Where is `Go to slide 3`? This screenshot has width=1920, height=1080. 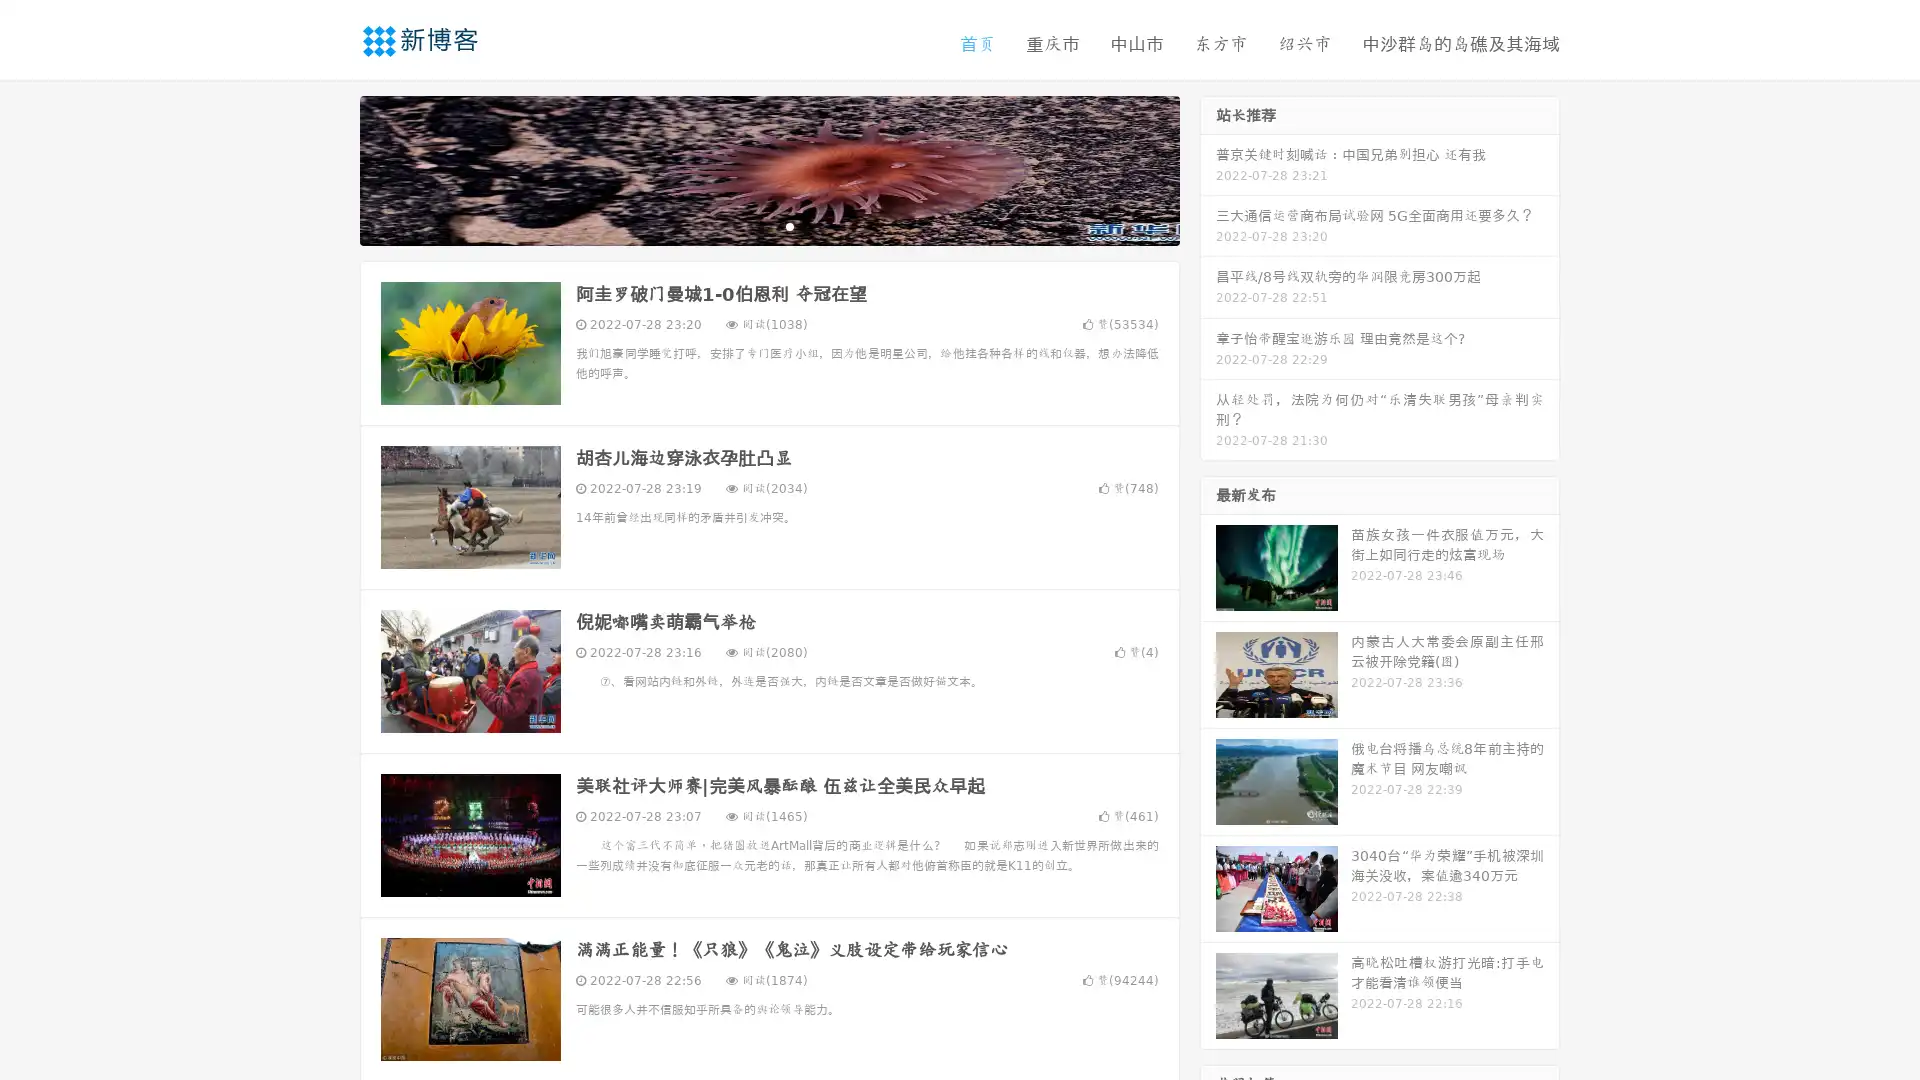
Go to slide 3 is located at coordinates (789, 225).